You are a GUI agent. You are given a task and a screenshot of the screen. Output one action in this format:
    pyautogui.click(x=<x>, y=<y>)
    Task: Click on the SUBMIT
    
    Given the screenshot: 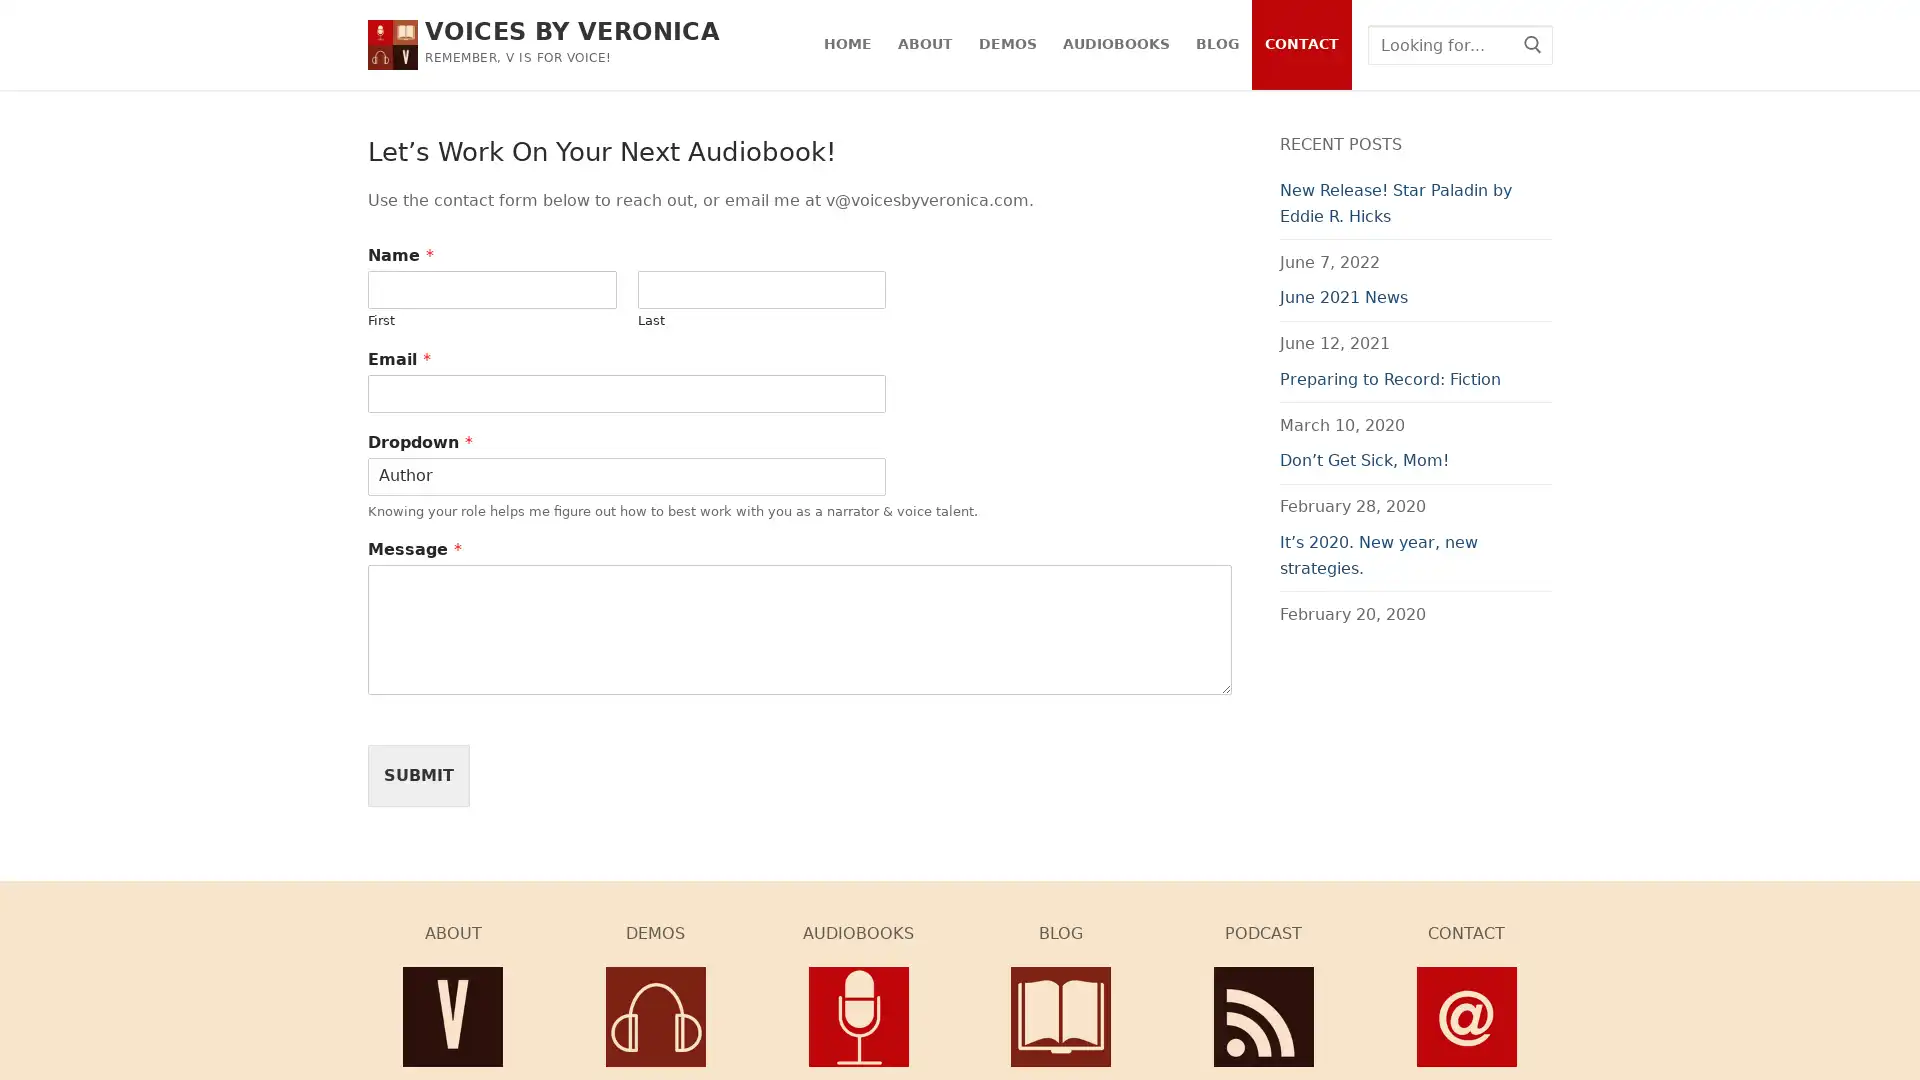 What is the action you would take?
    pyautogui.click(x=417, y=774)
    